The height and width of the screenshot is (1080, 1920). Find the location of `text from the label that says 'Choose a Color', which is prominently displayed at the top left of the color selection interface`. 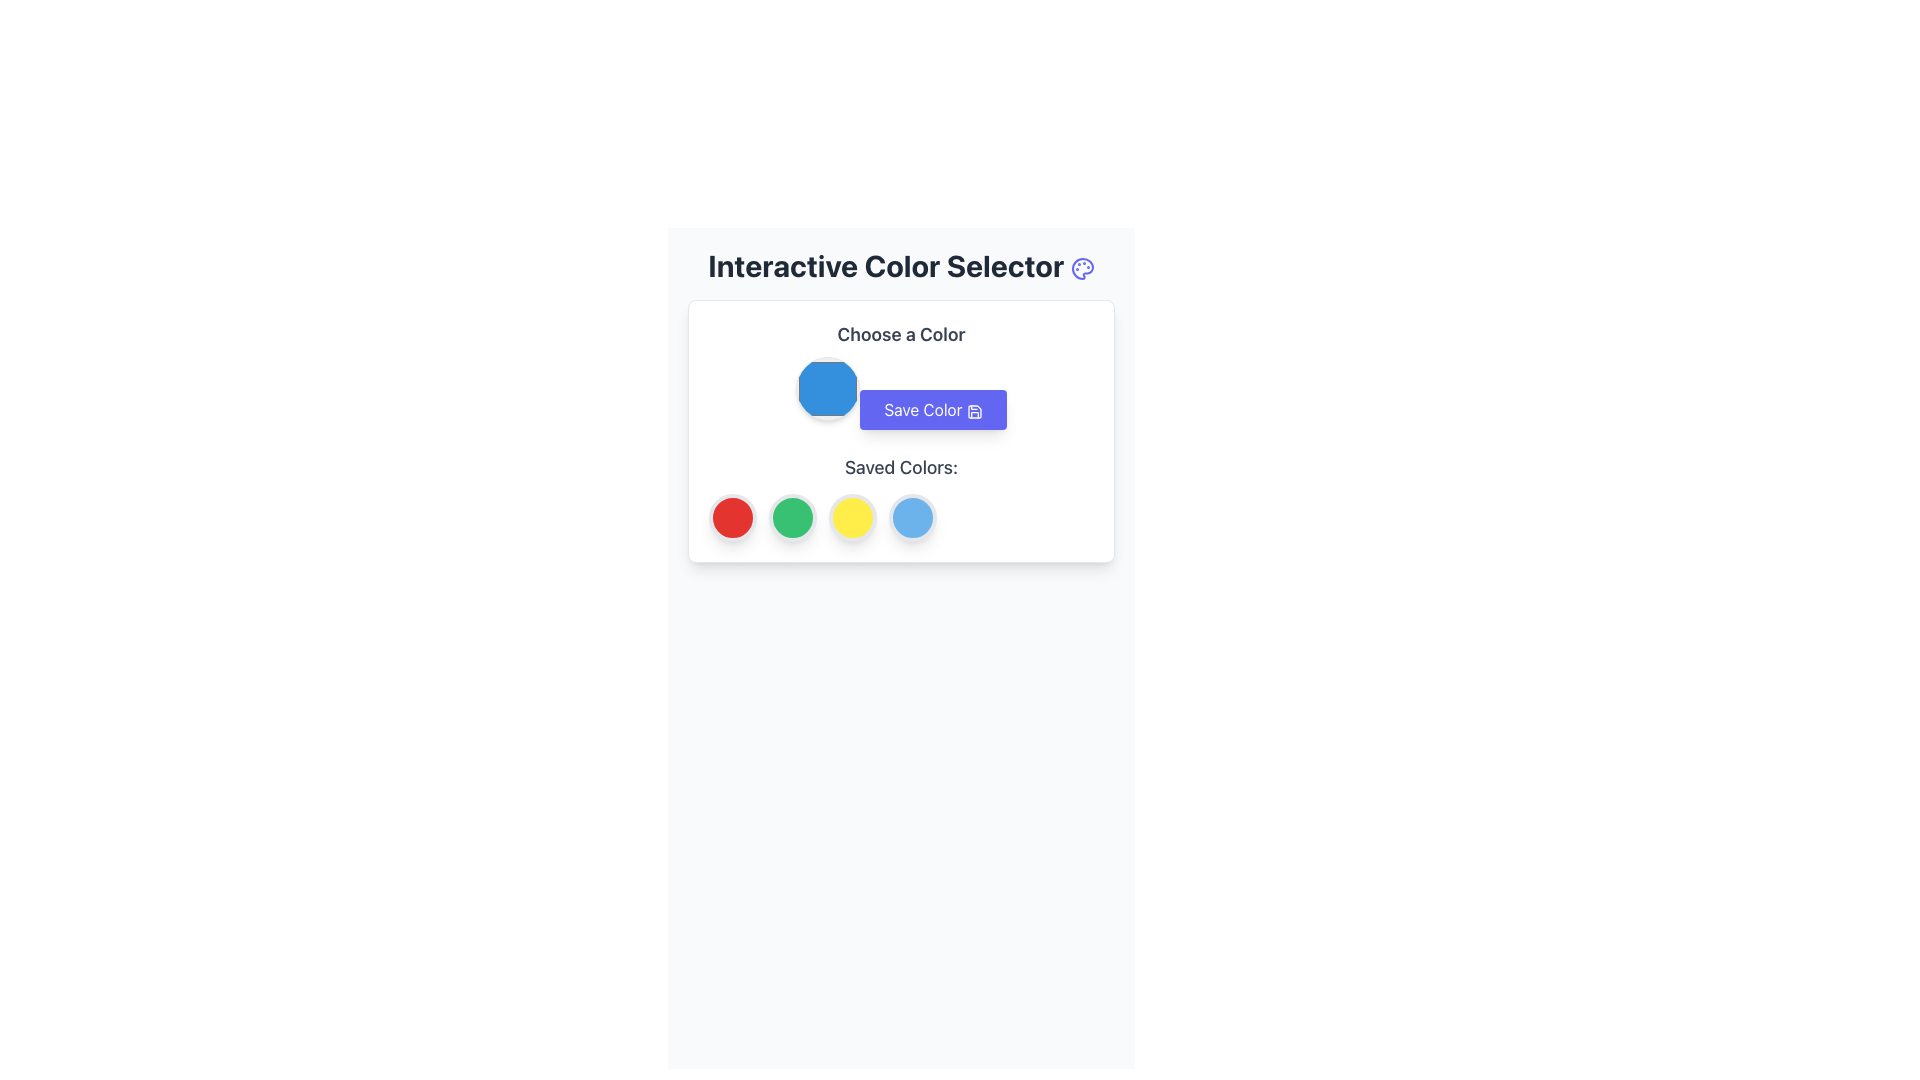

text from the label that says 'Choose a Color', which is prominently displayed at the top left of the color selection interface is located at coordinates (900, 334).